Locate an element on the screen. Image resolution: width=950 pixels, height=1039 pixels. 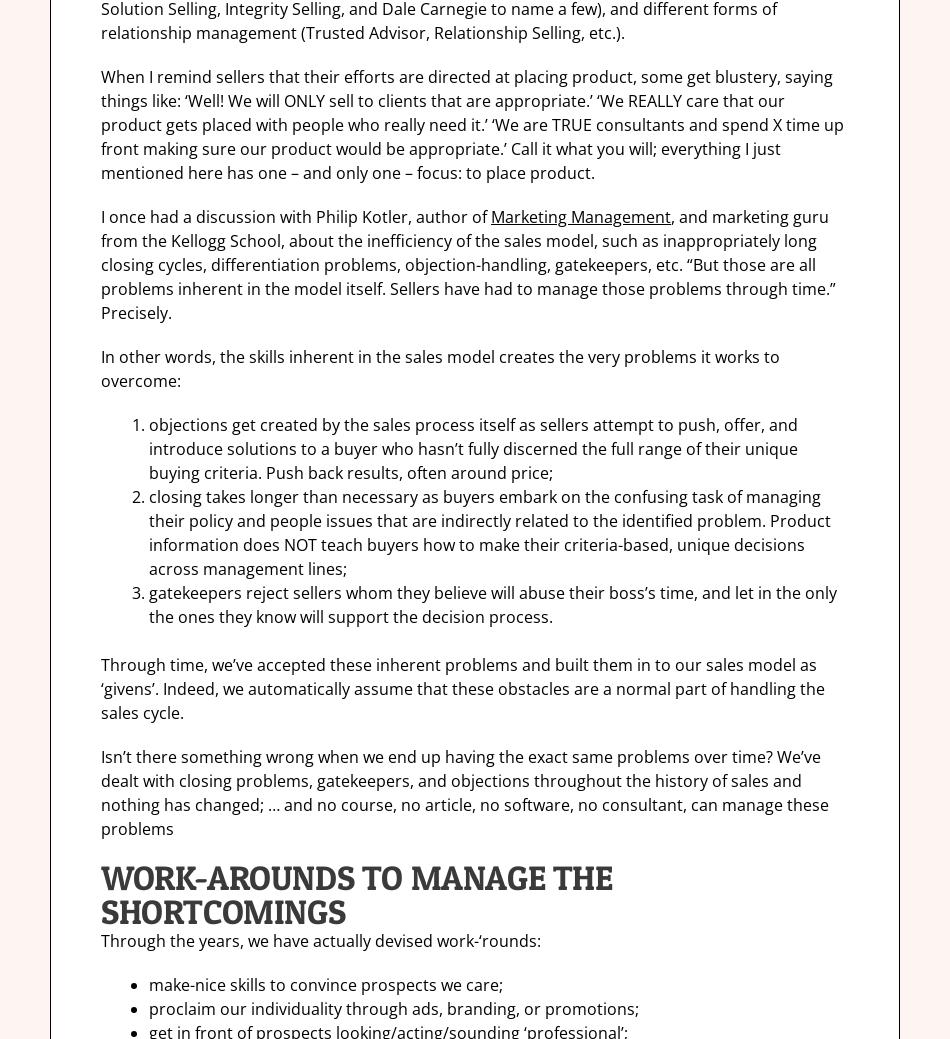
'objections get created by the sales process itself as sellers attempt to push, offer, and introduce solutions to a buyer who hasn’t fully discerned the full range of their unique buying criteria. Push back results, often around price;' is located at coordinates (148, 447).